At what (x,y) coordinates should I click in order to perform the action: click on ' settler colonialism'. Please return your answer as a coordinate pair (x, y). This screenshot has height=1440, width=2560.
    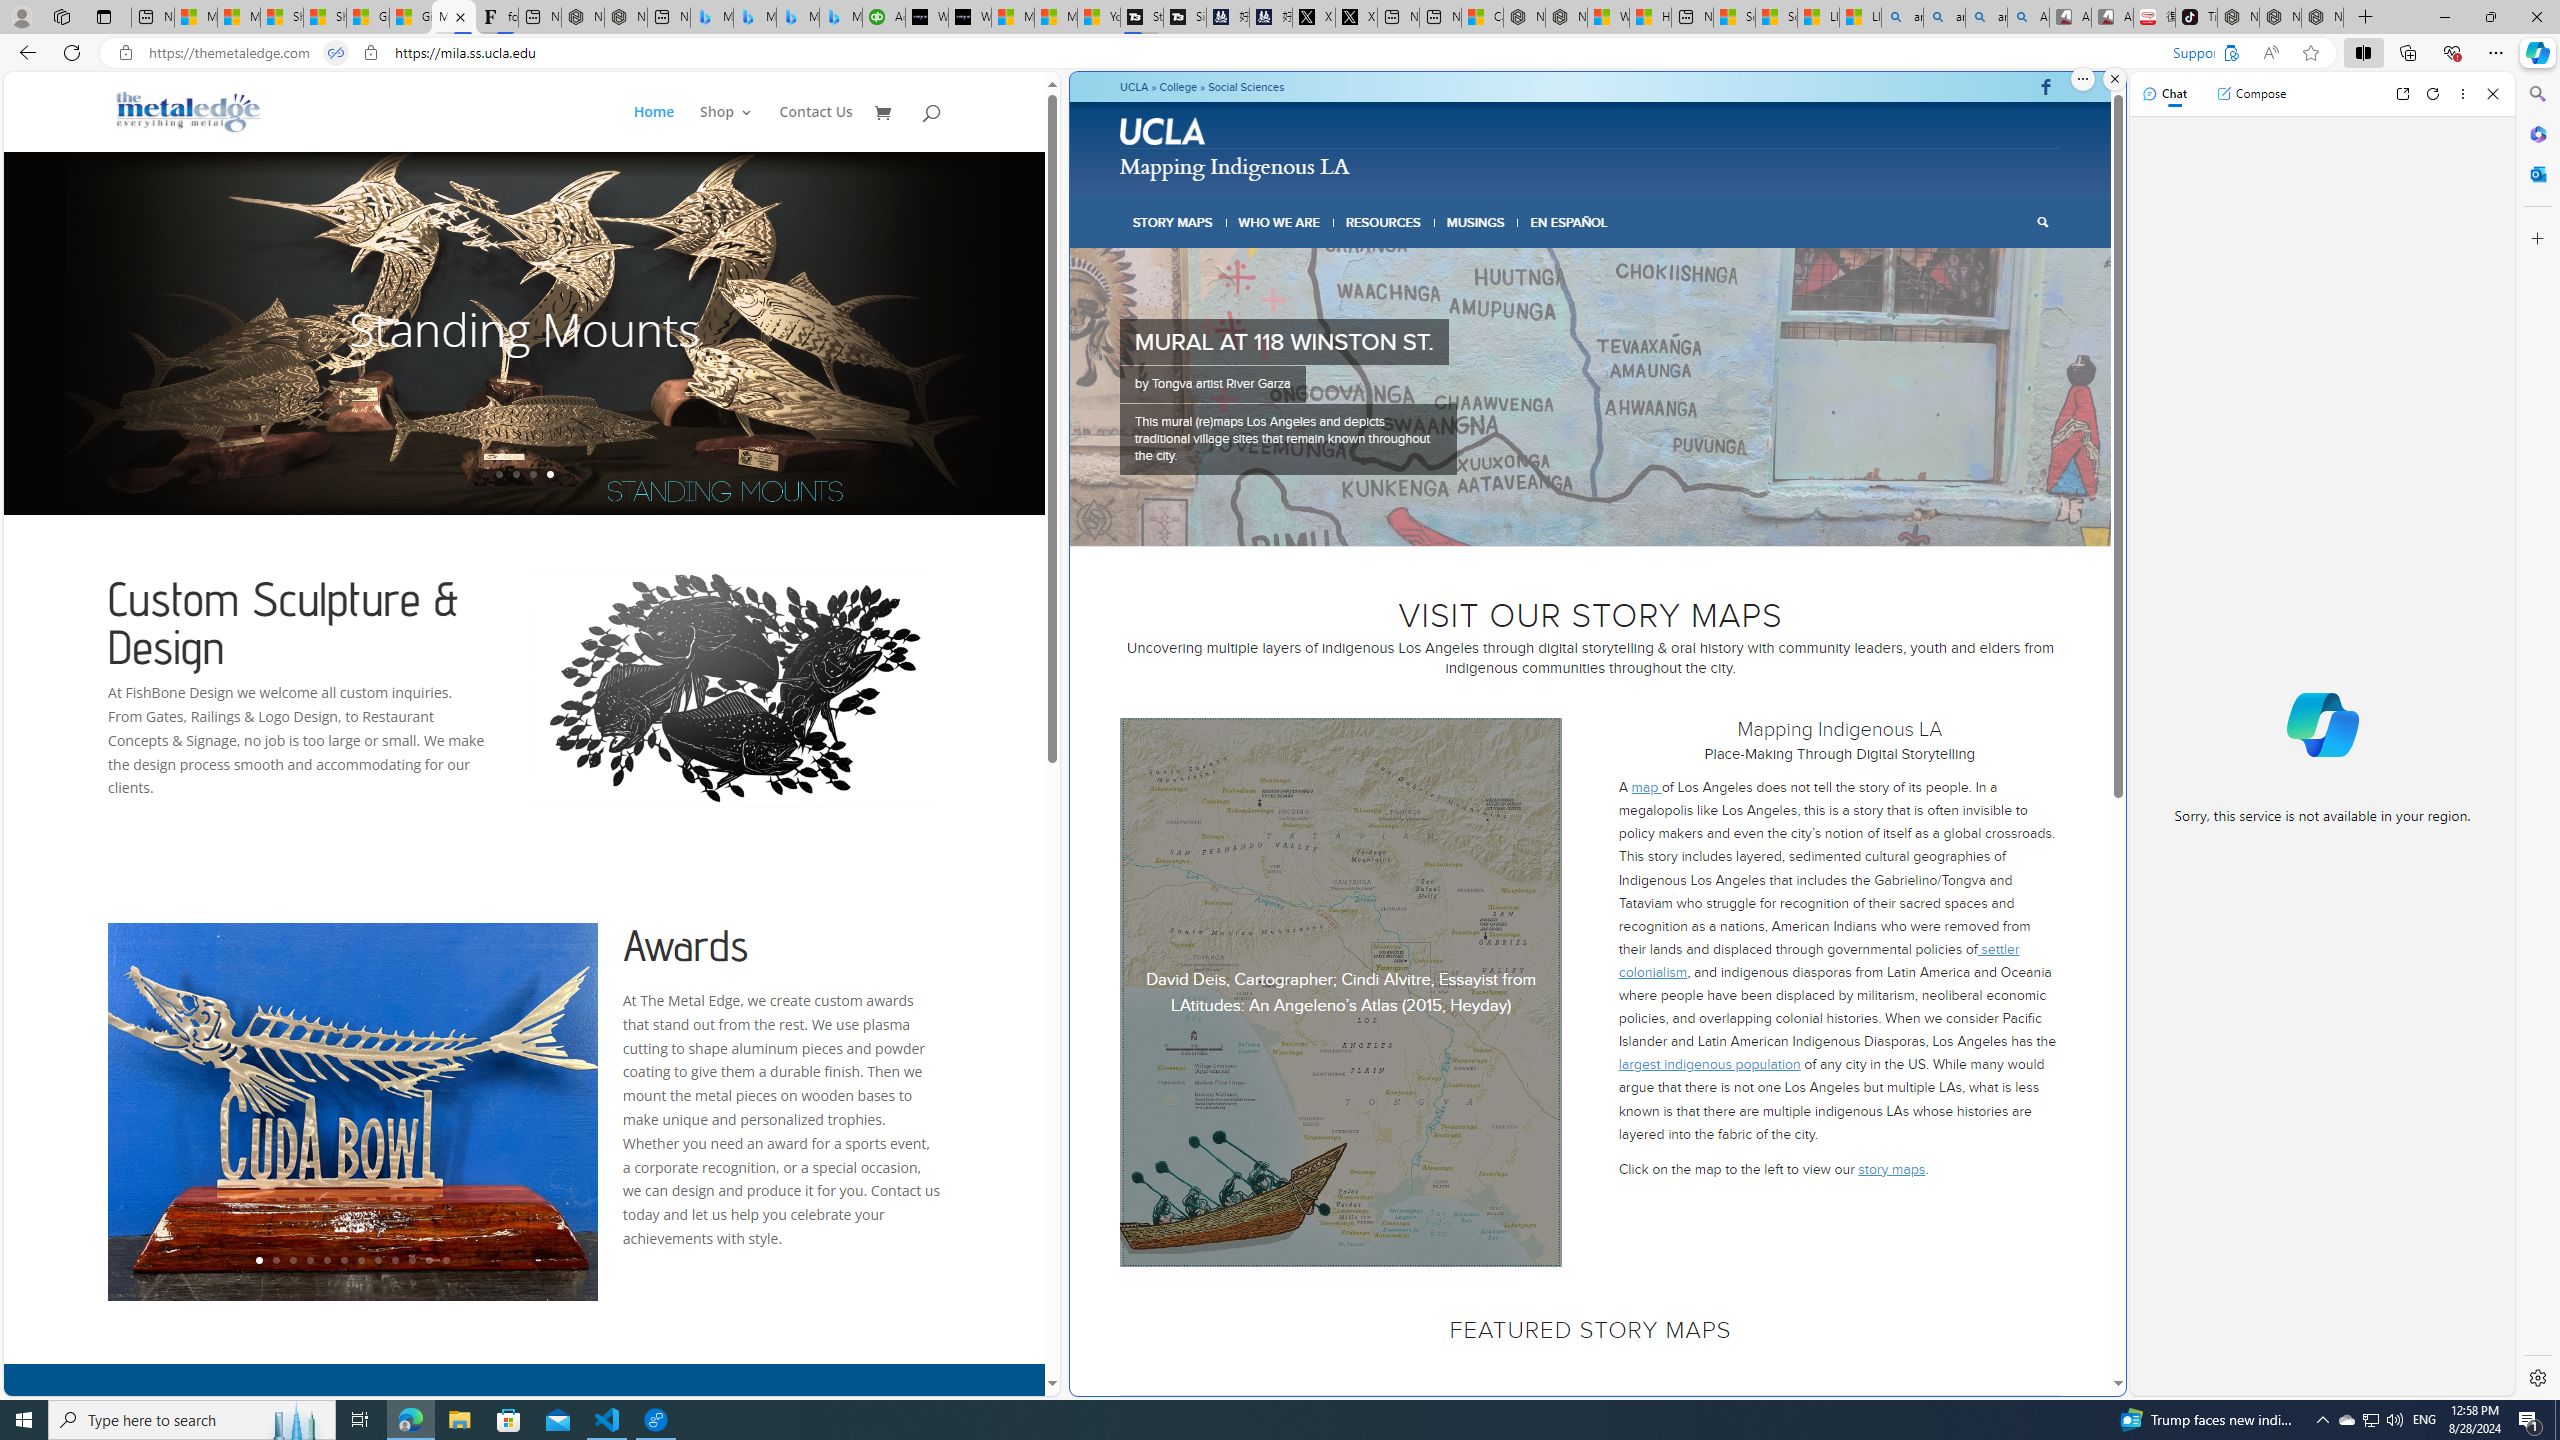
    Looking at the image, I should click on (1818, 960).